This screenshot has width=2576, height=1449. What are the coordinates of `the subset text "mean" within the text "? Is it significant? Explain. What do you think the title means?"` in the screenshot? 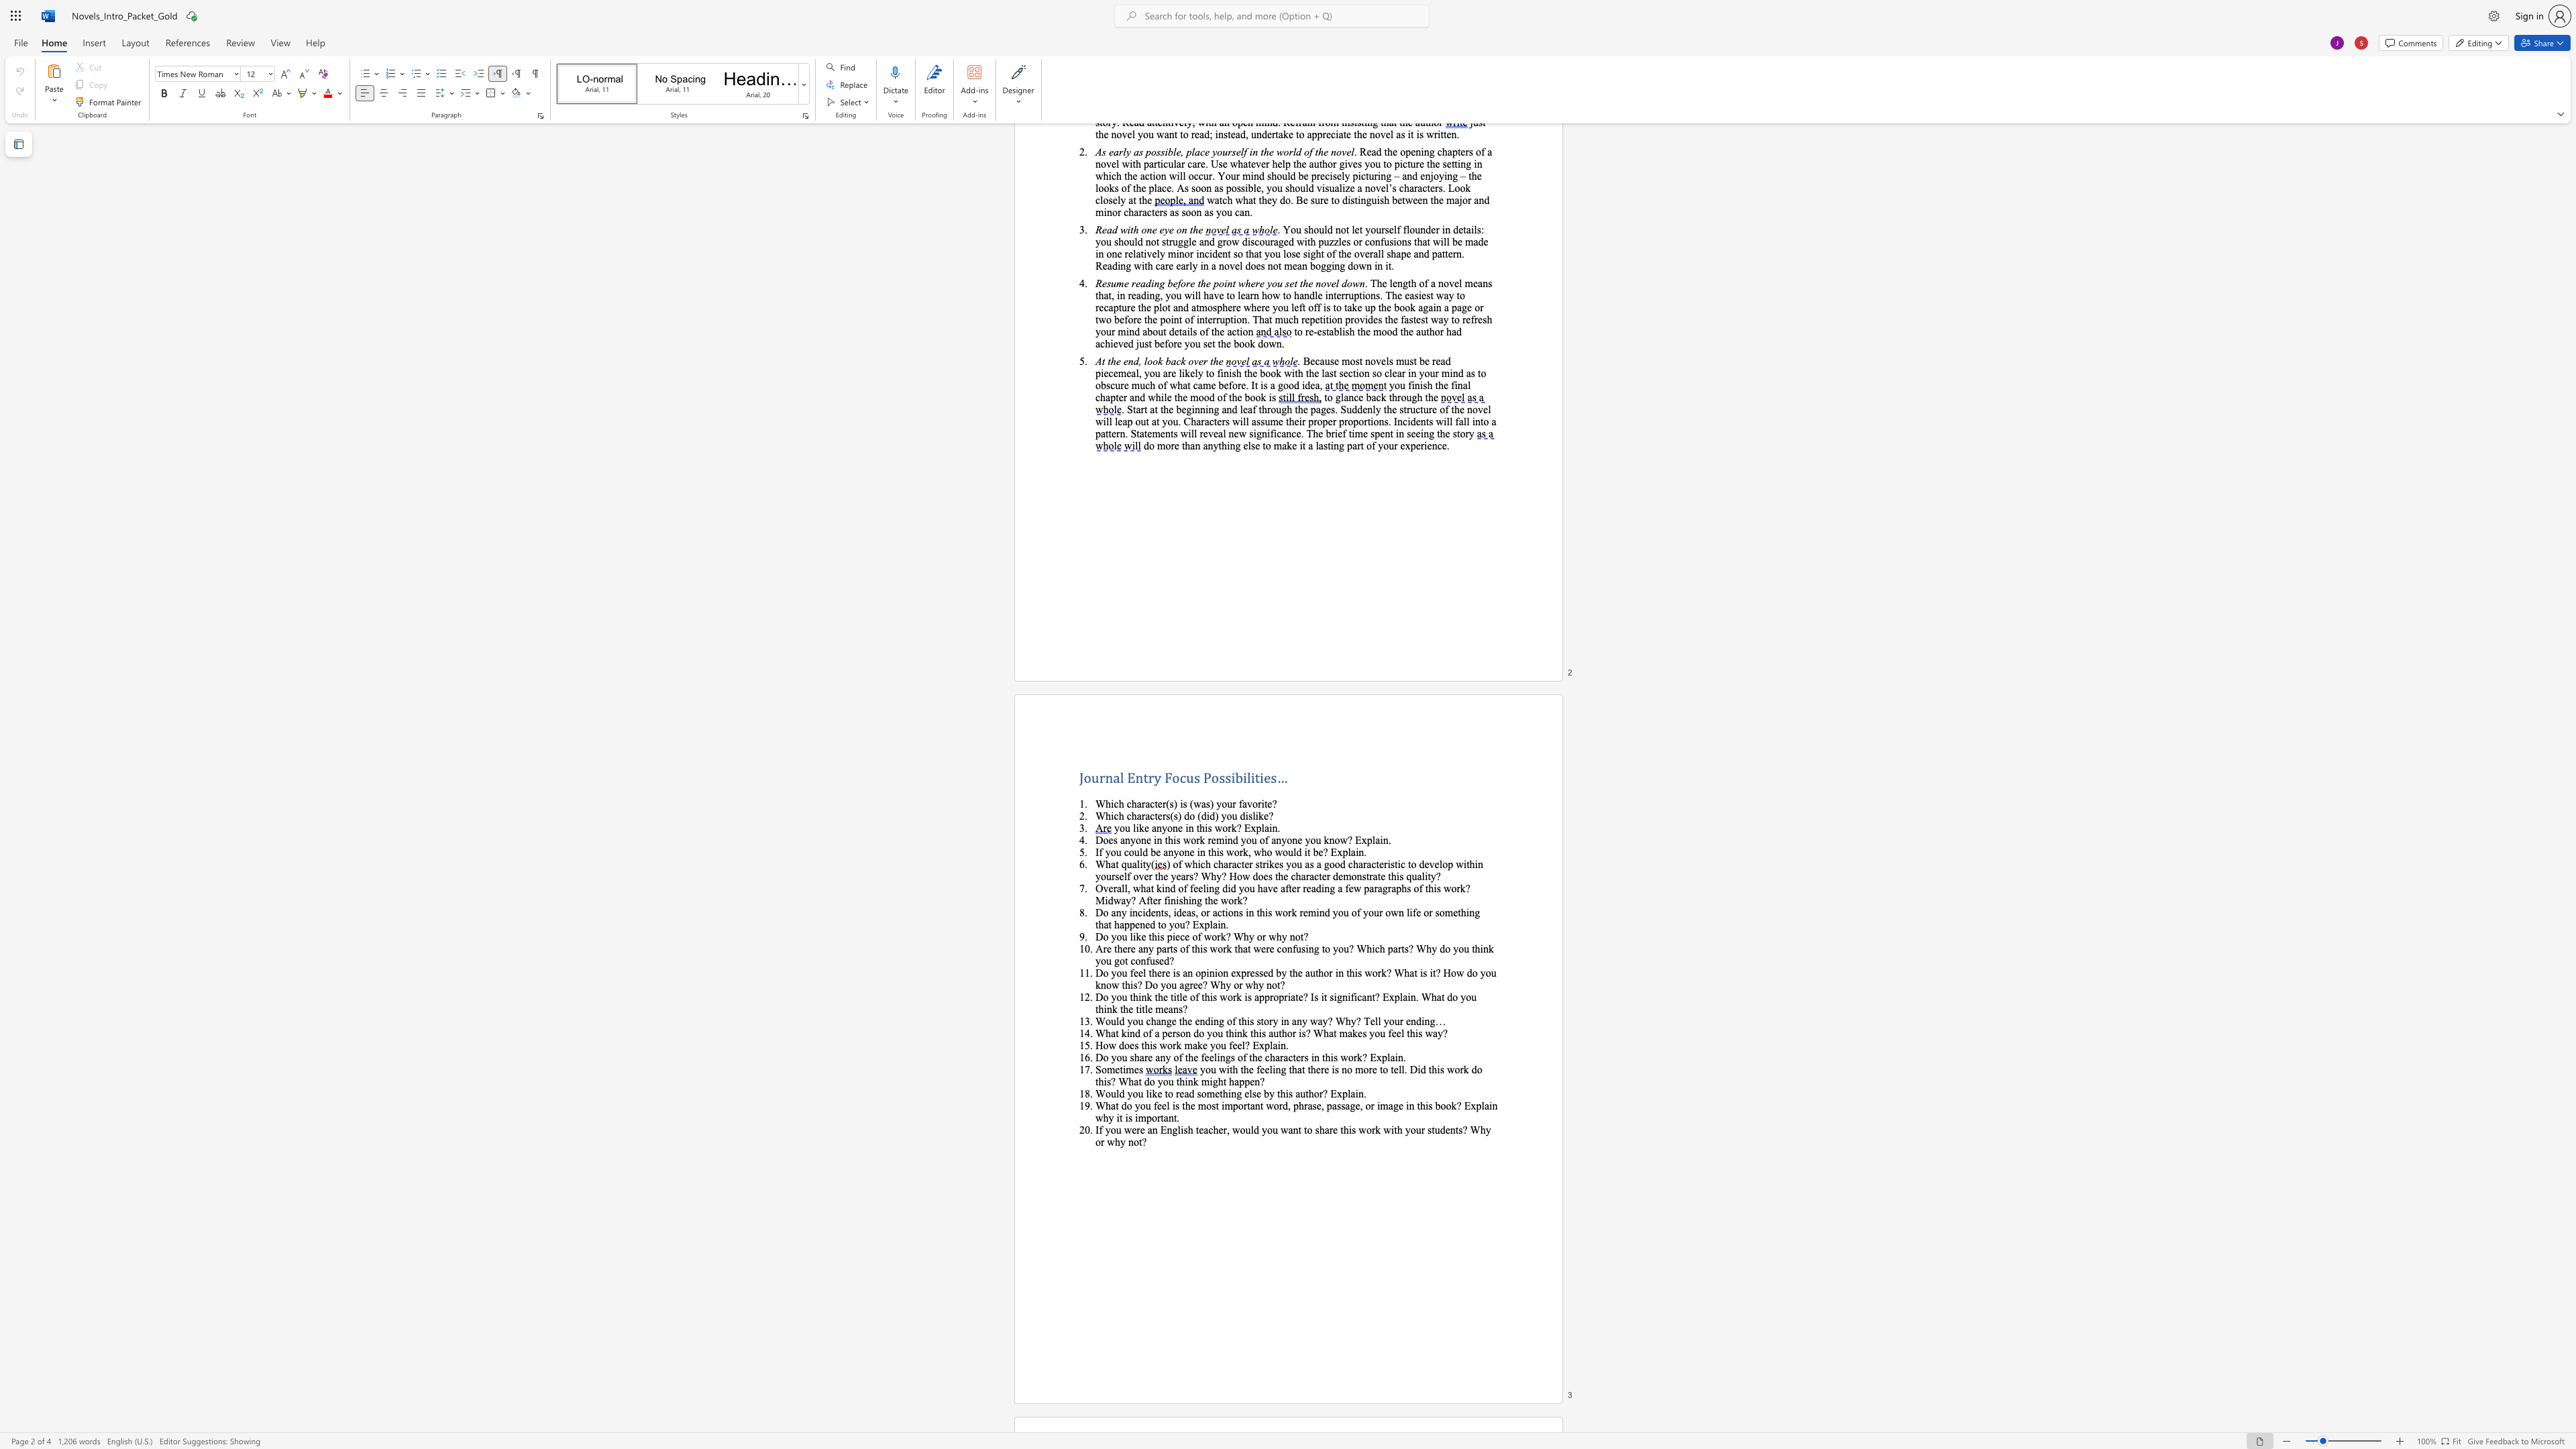 It's located at (1155, 1008).